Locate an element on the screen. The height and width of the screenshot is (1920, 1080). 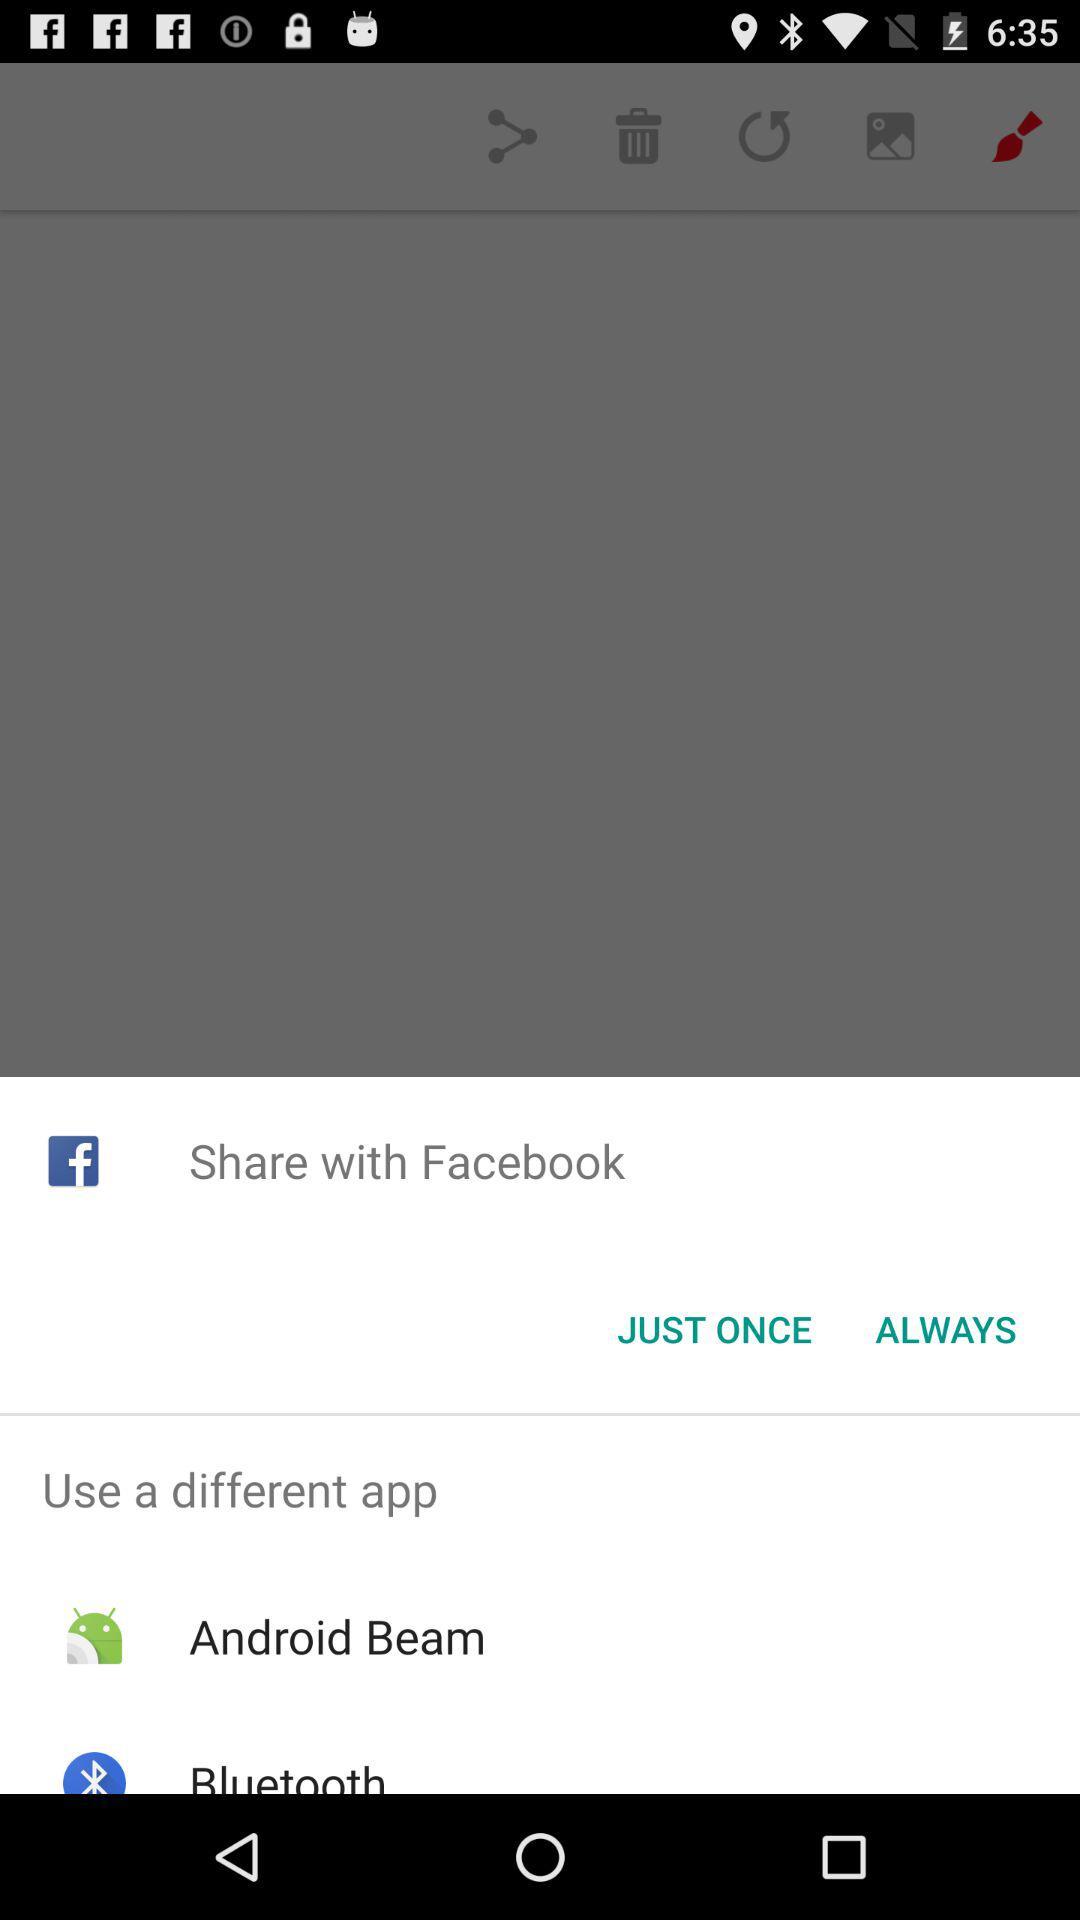
the icon next to the just once icon is located at coordinates (945, 1329).